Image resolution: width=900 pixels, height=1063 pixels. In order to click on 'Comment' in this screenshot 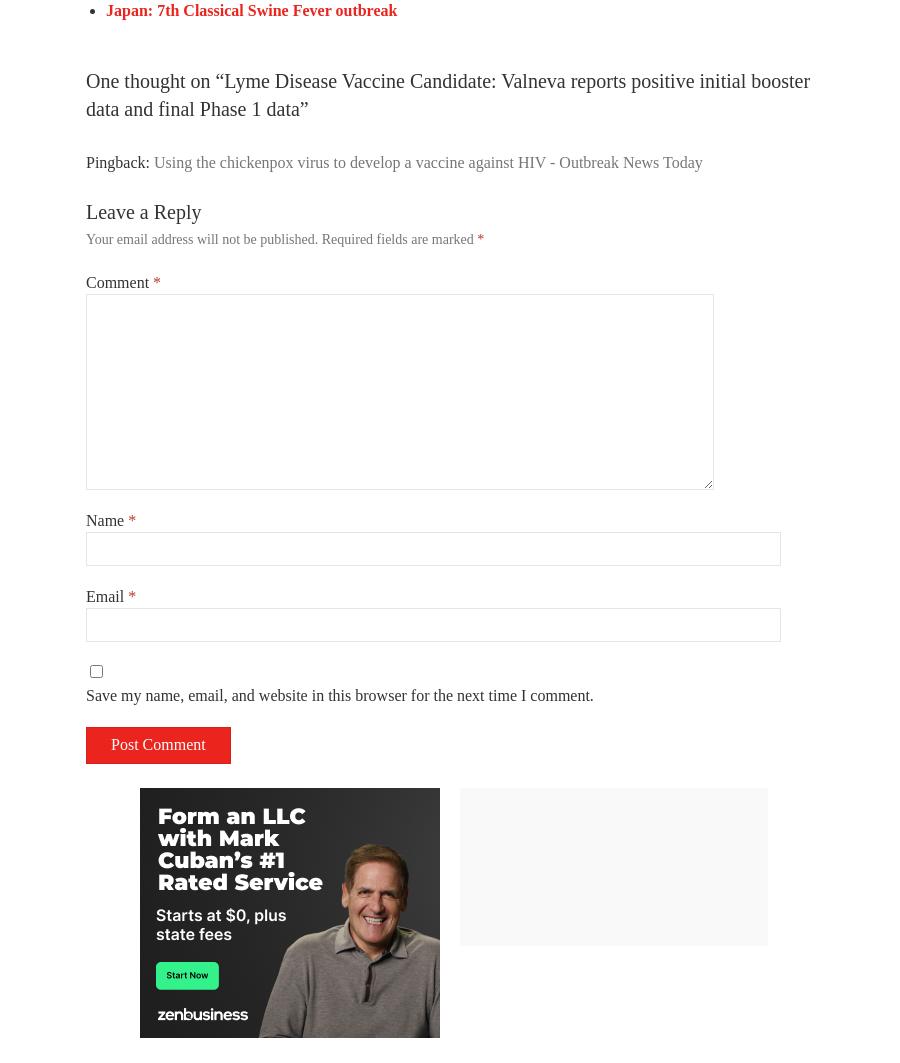, I will do `click(119, 282)`.